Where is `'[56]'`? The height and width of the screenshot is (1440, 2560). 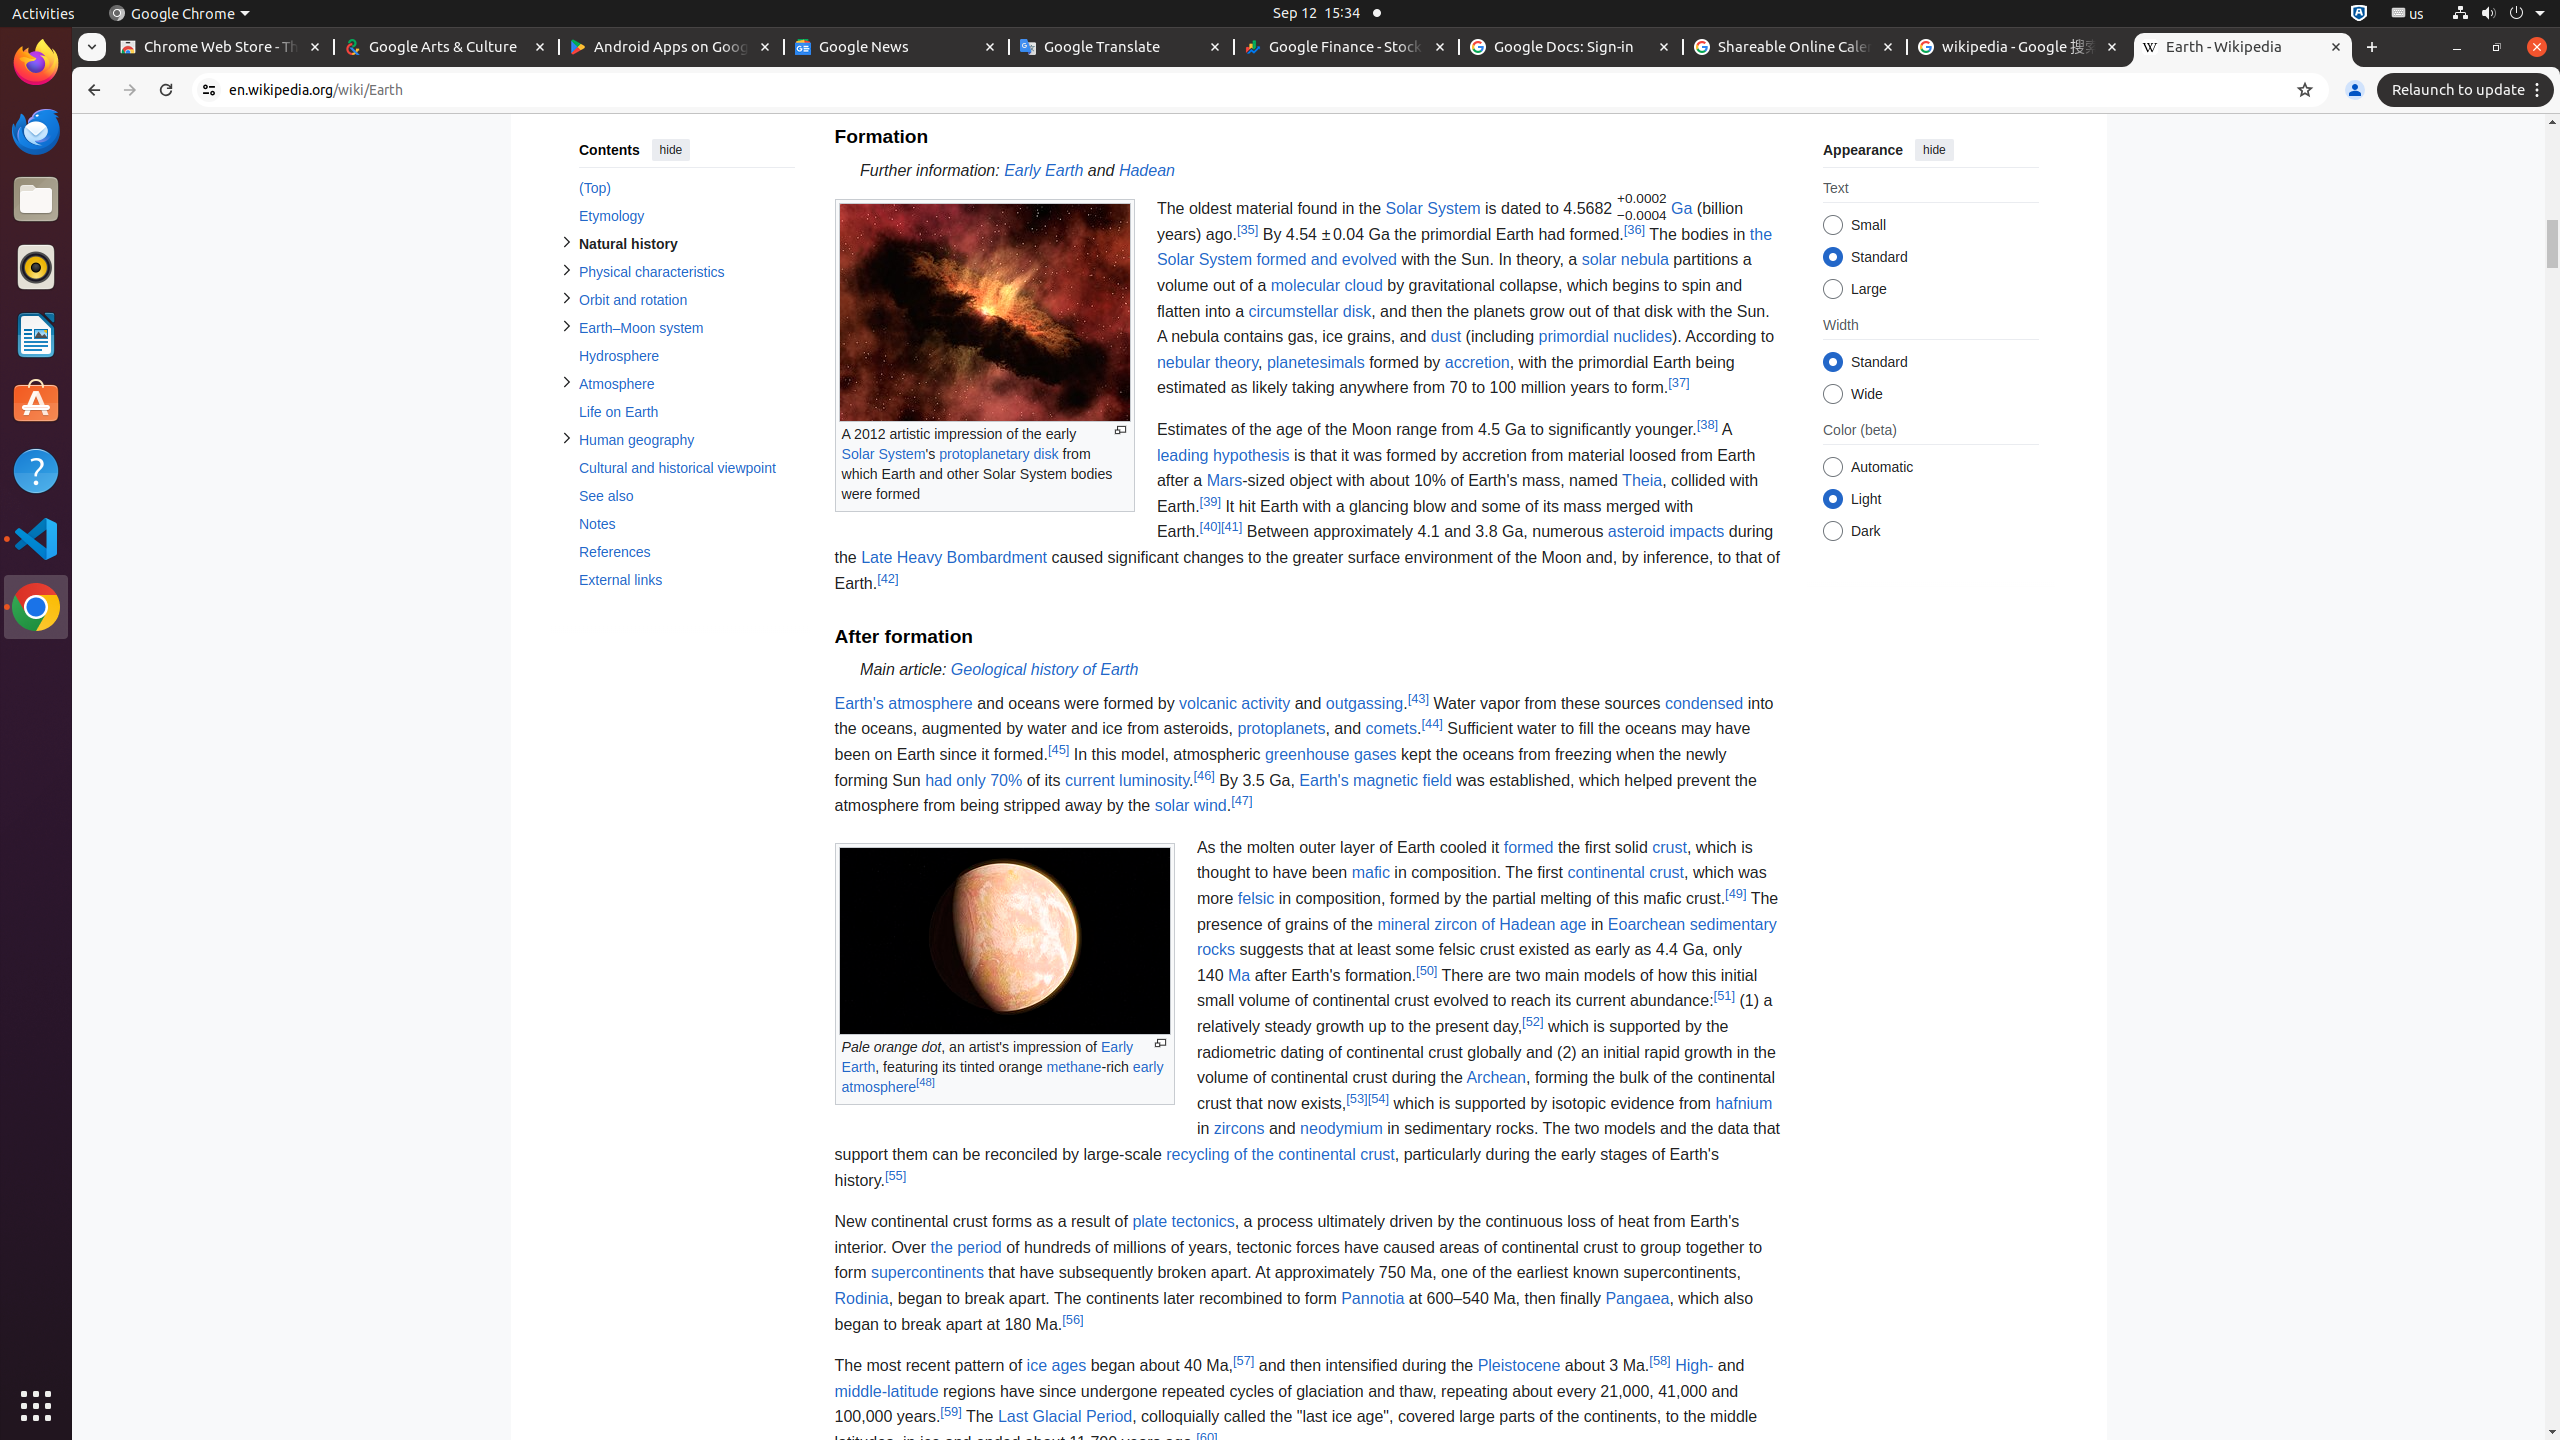 '[56]' is located at coordinates (1072, 1318).